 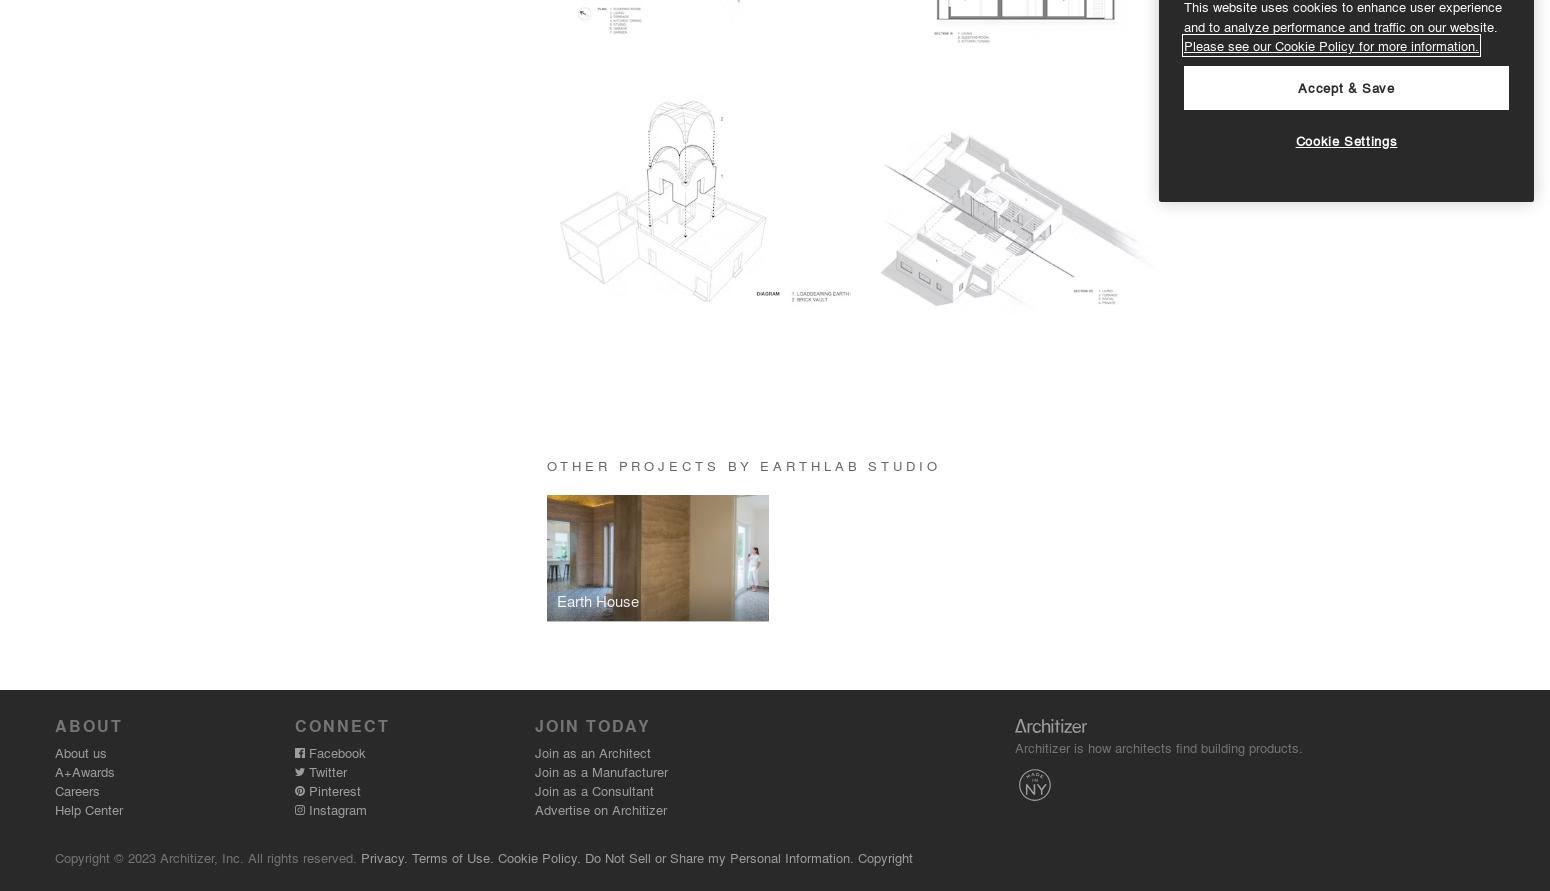 I want to click on 'Twitter', so click(x=324, y=770).